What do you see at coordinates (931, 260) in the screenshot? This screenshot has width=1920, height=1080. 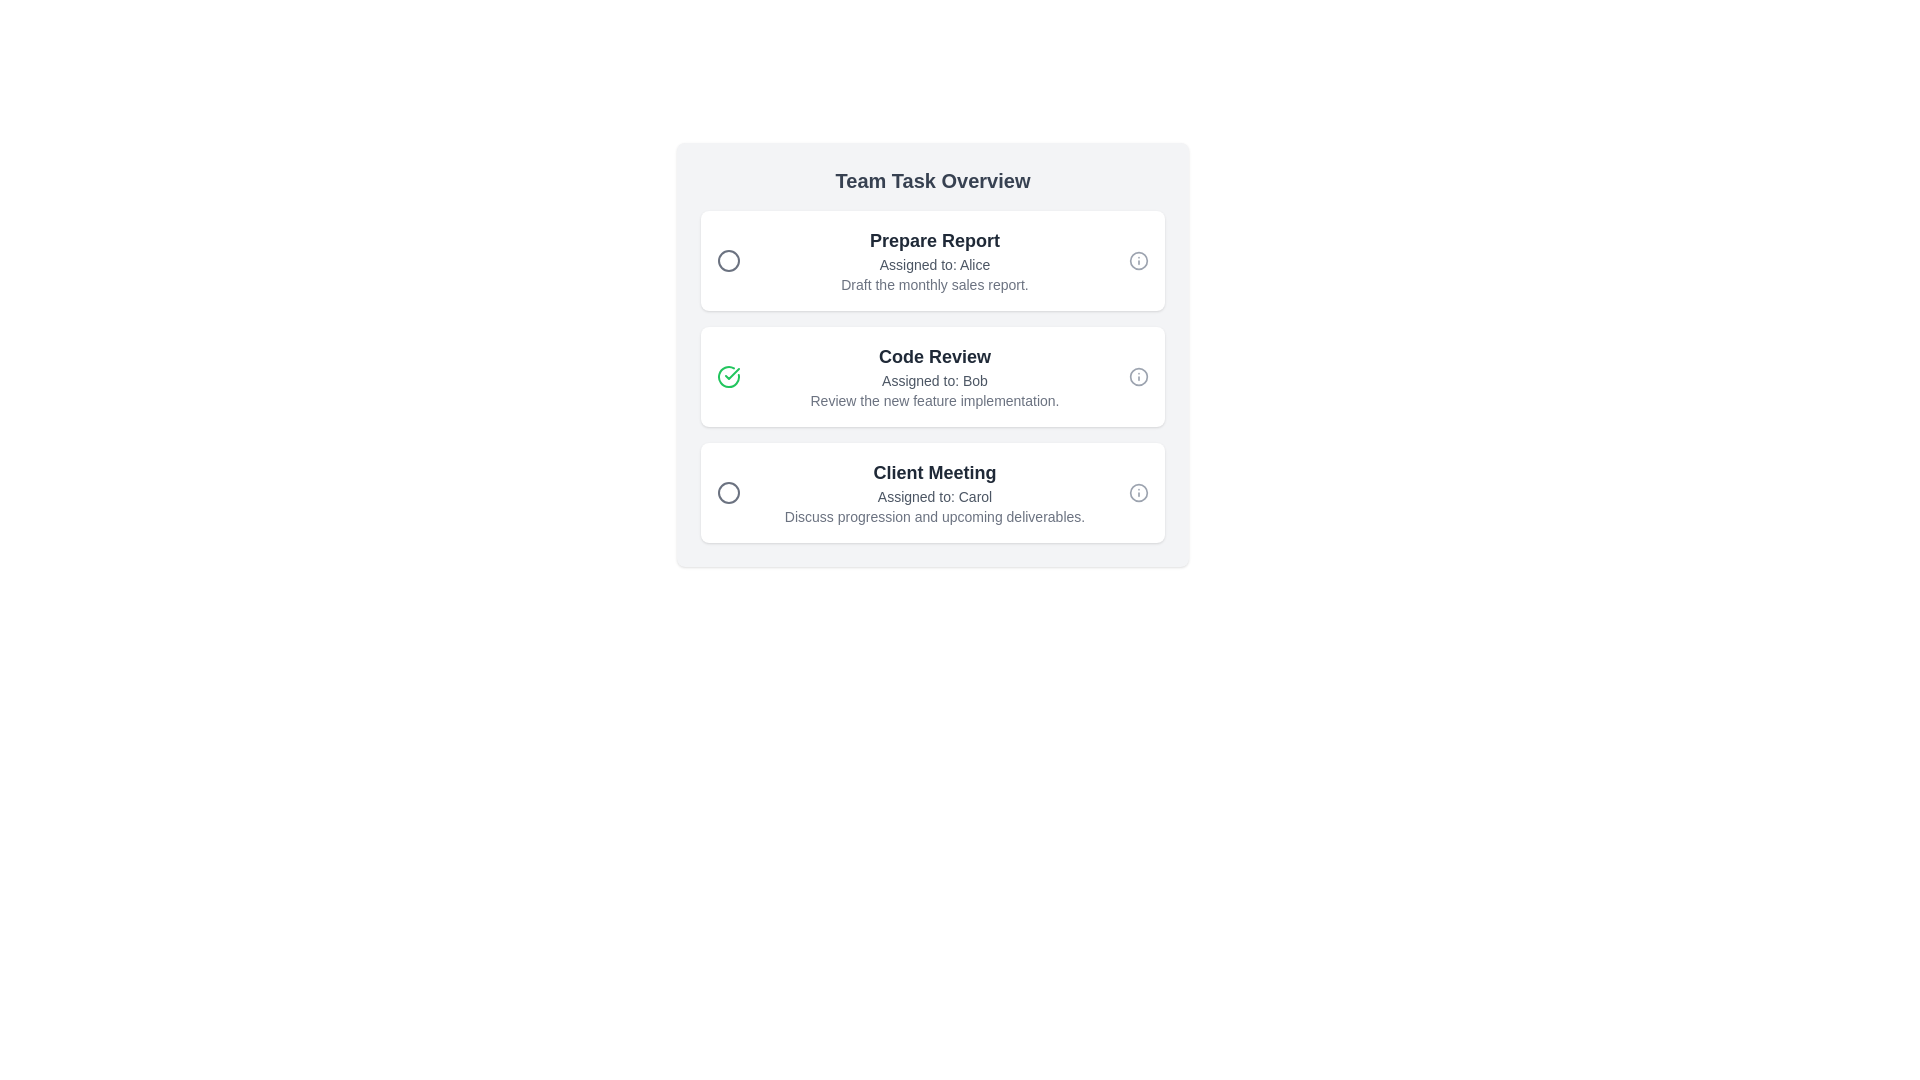 I see `task details from the 'Prepare Report' task card, which is the first card in the list with a white background and a bold title` at bounding box center [931, 260].